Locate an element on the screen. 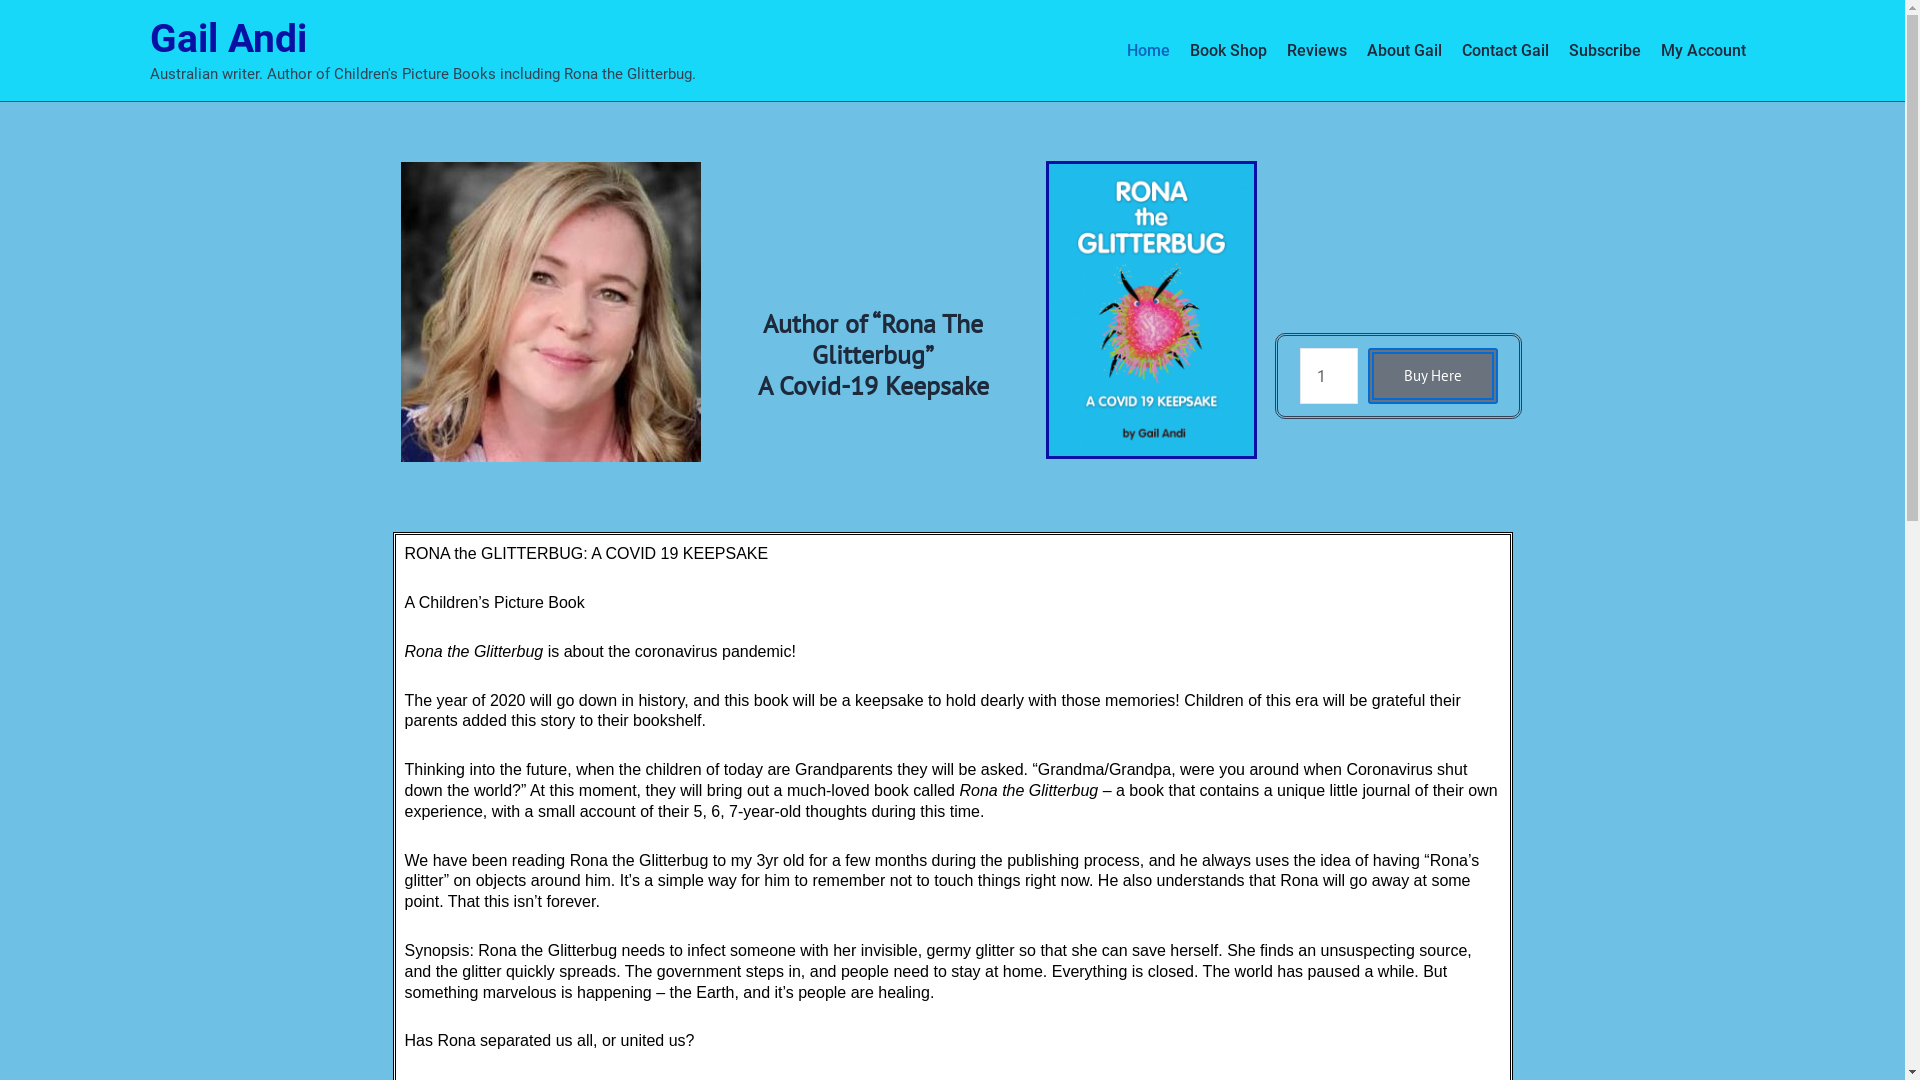 The width and height of the screenshot is (1920, 1080). 'Book Shop' is located at coordinates (1227, 49).